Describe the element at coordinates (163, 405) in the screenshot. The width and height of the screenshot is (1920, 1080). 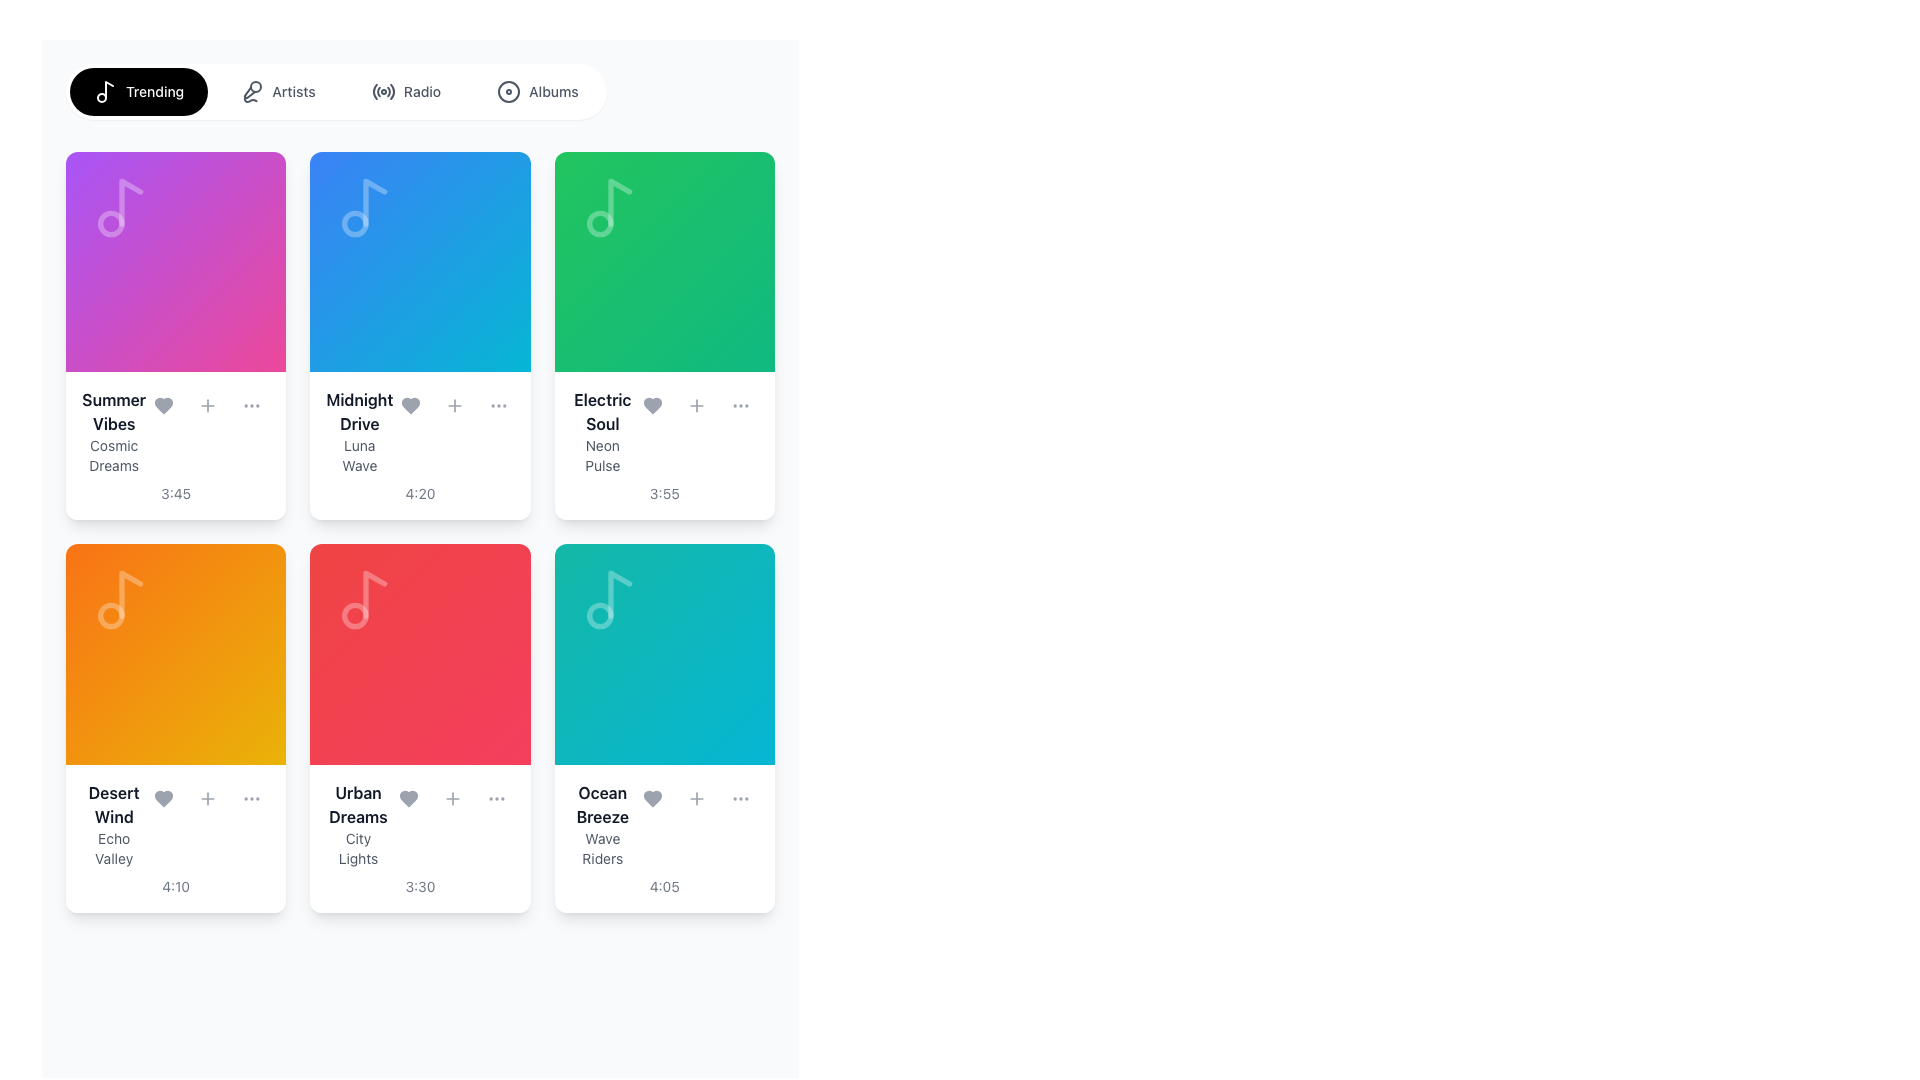
I see `the first heart icon associated with the song 'Summer Vibes' to mark it as a favorite` at that location.